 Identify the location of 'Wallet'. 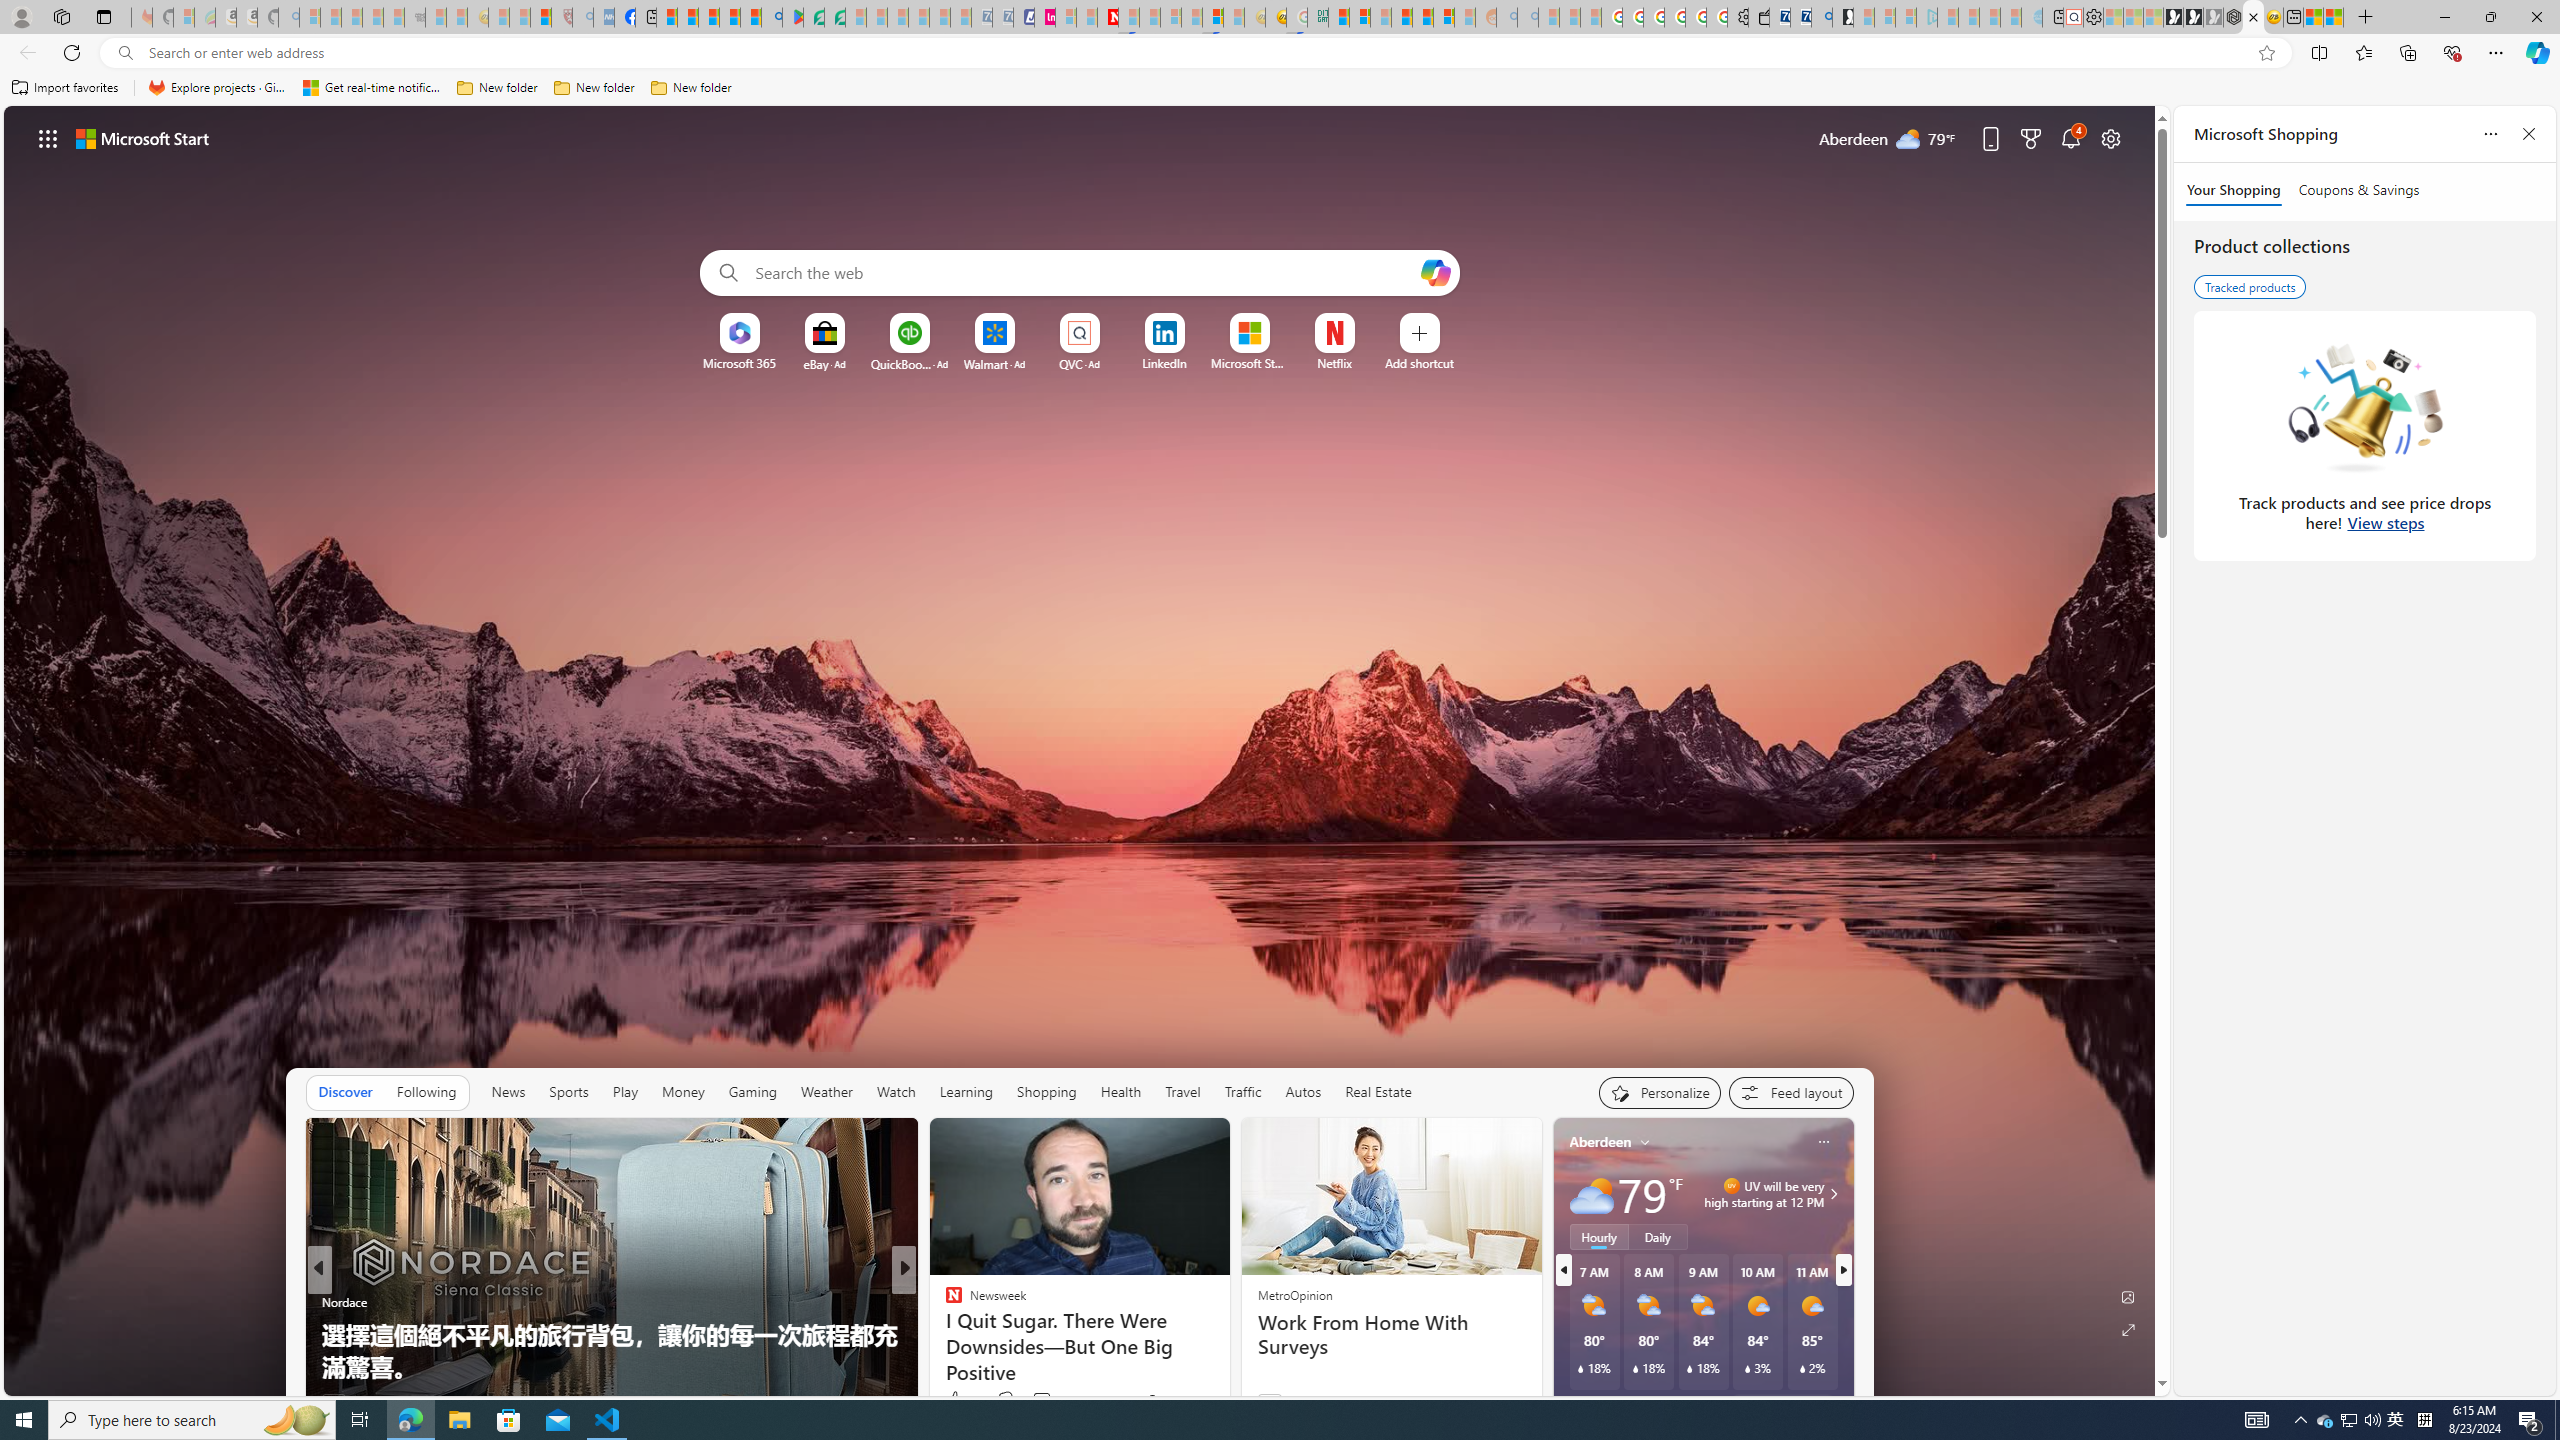
(1760, 16).